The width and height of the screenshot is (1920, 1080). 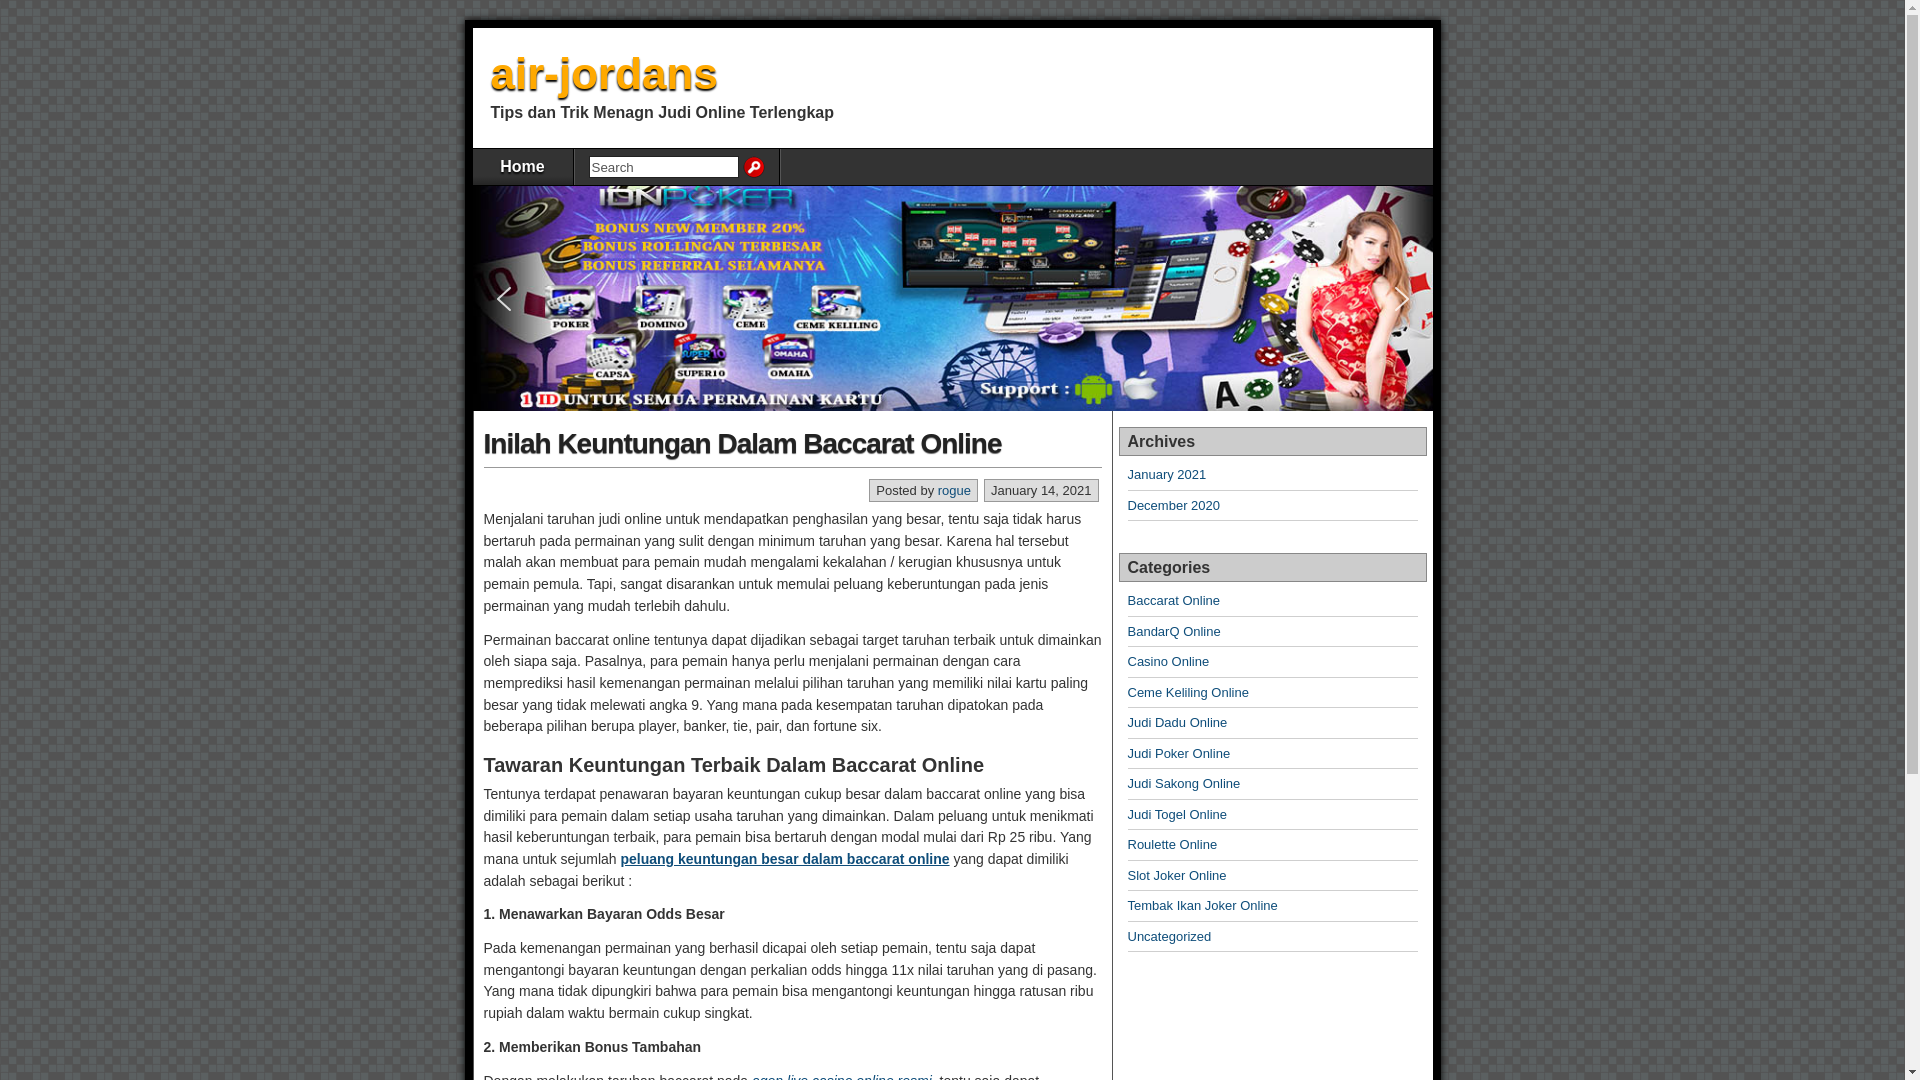 What do you see at coordinates (1128, 691) in the screenshot?
I see `'Ceme Keliling Online'` at bounding box center [1128, 691].